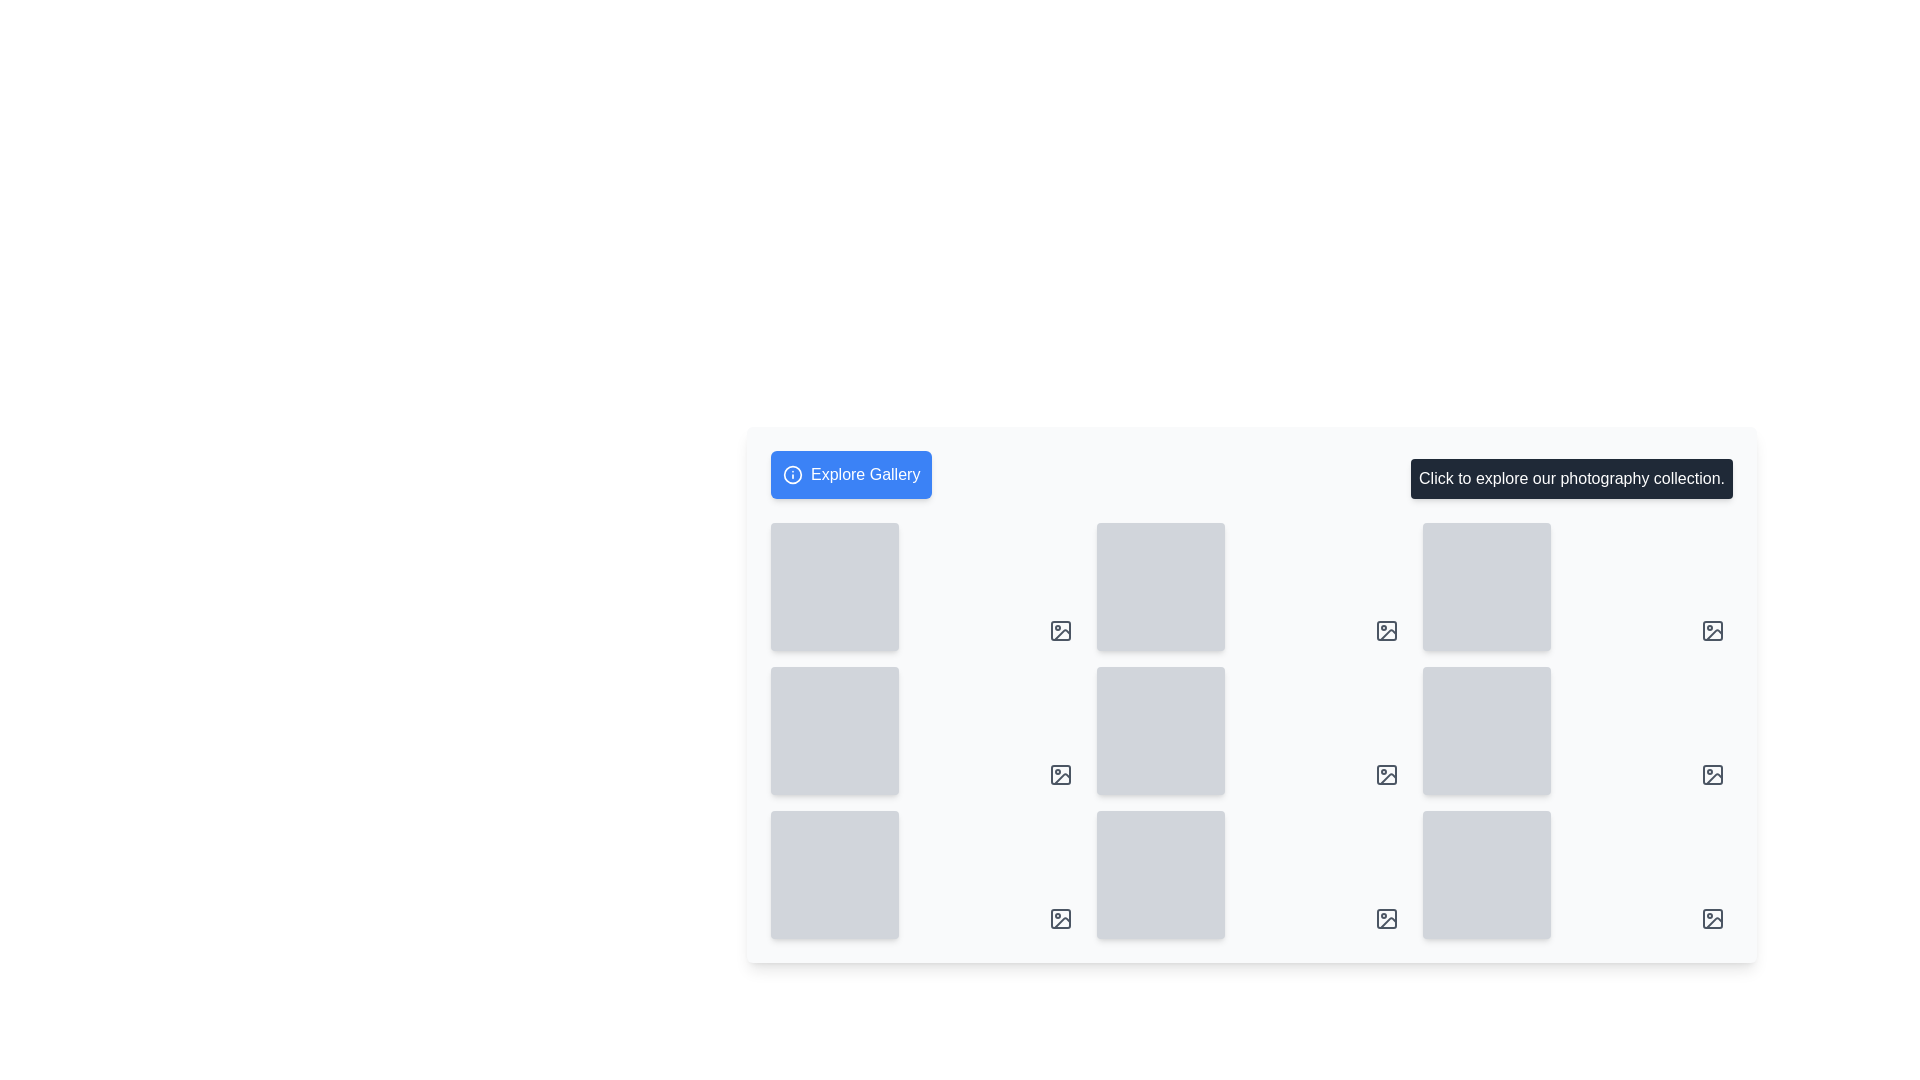  Describe the element at coordinates (1712, 774) in the screenshot. I see `the image-related action icon located in the bottom-right corner of the rectangular card to interact with it` at that location.